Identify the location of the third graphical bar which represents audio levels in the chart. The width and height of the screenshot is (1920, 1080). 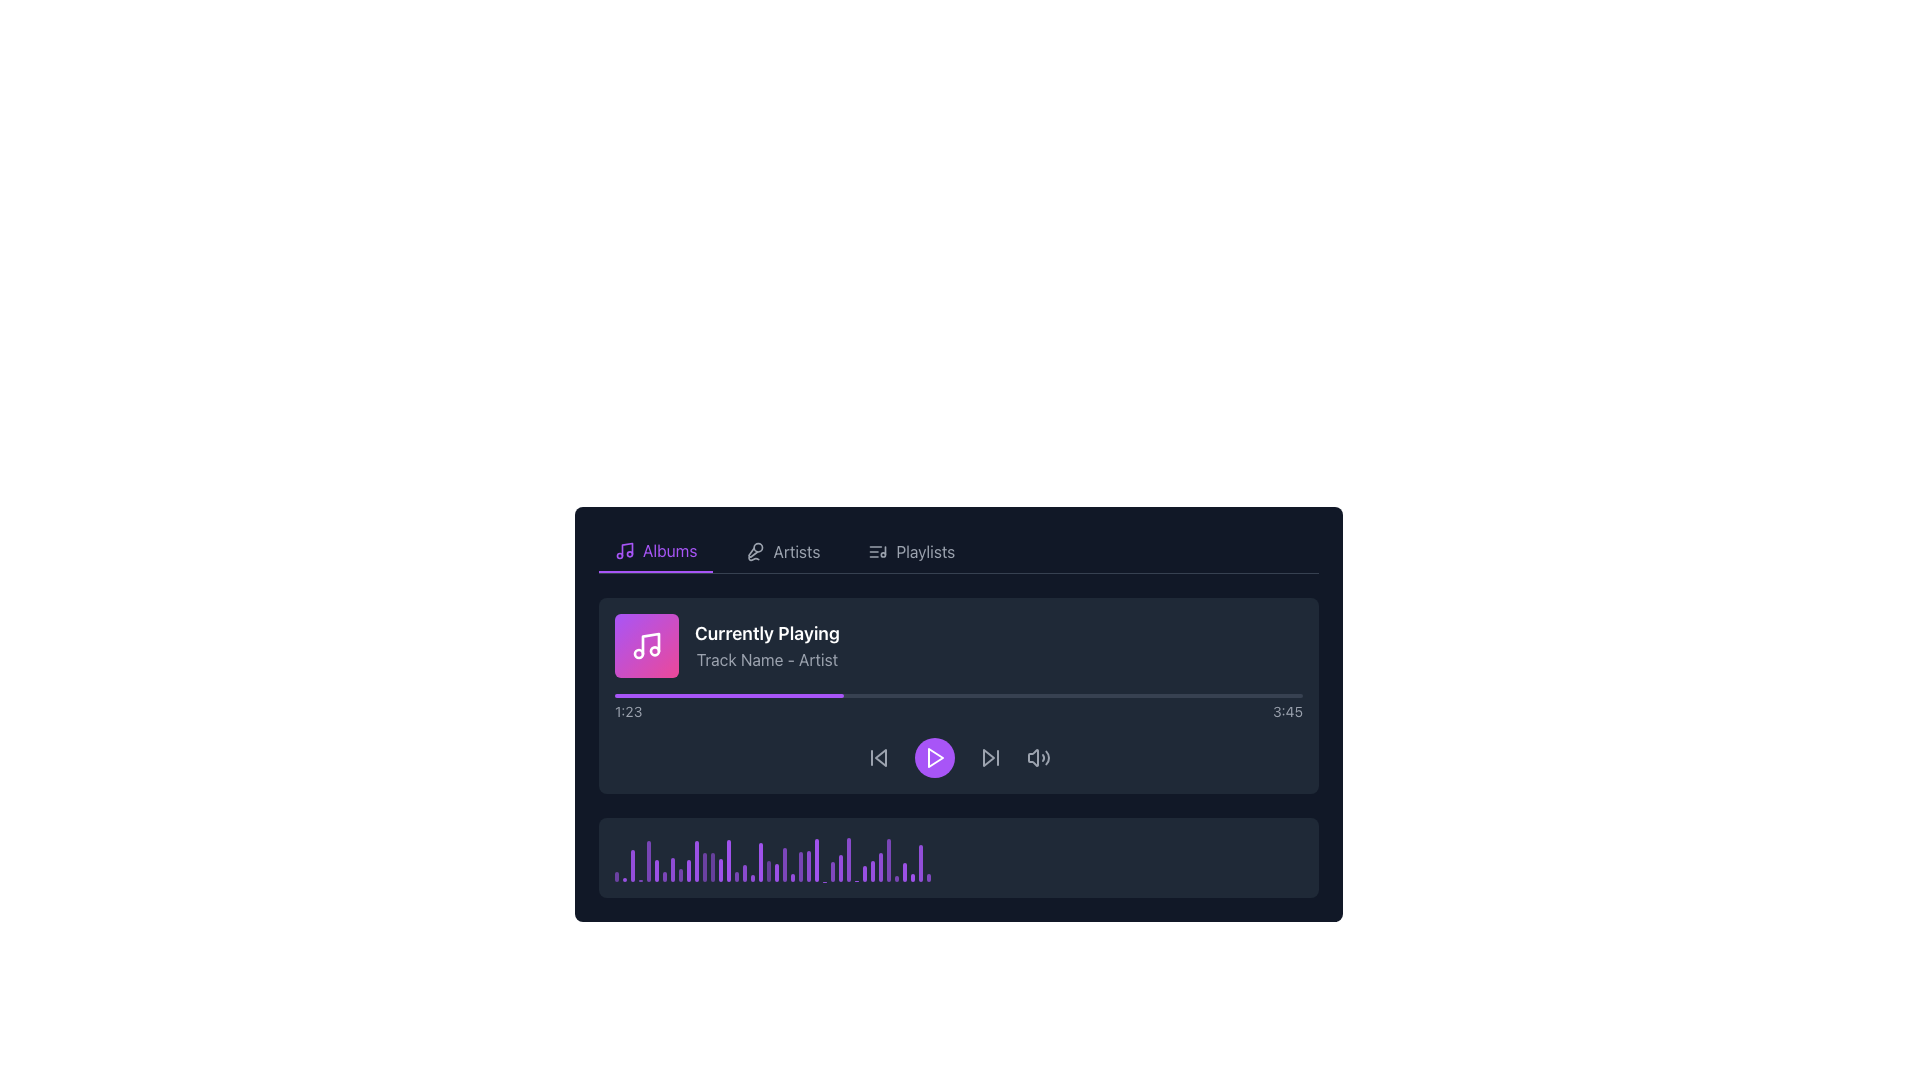
(632, 865).